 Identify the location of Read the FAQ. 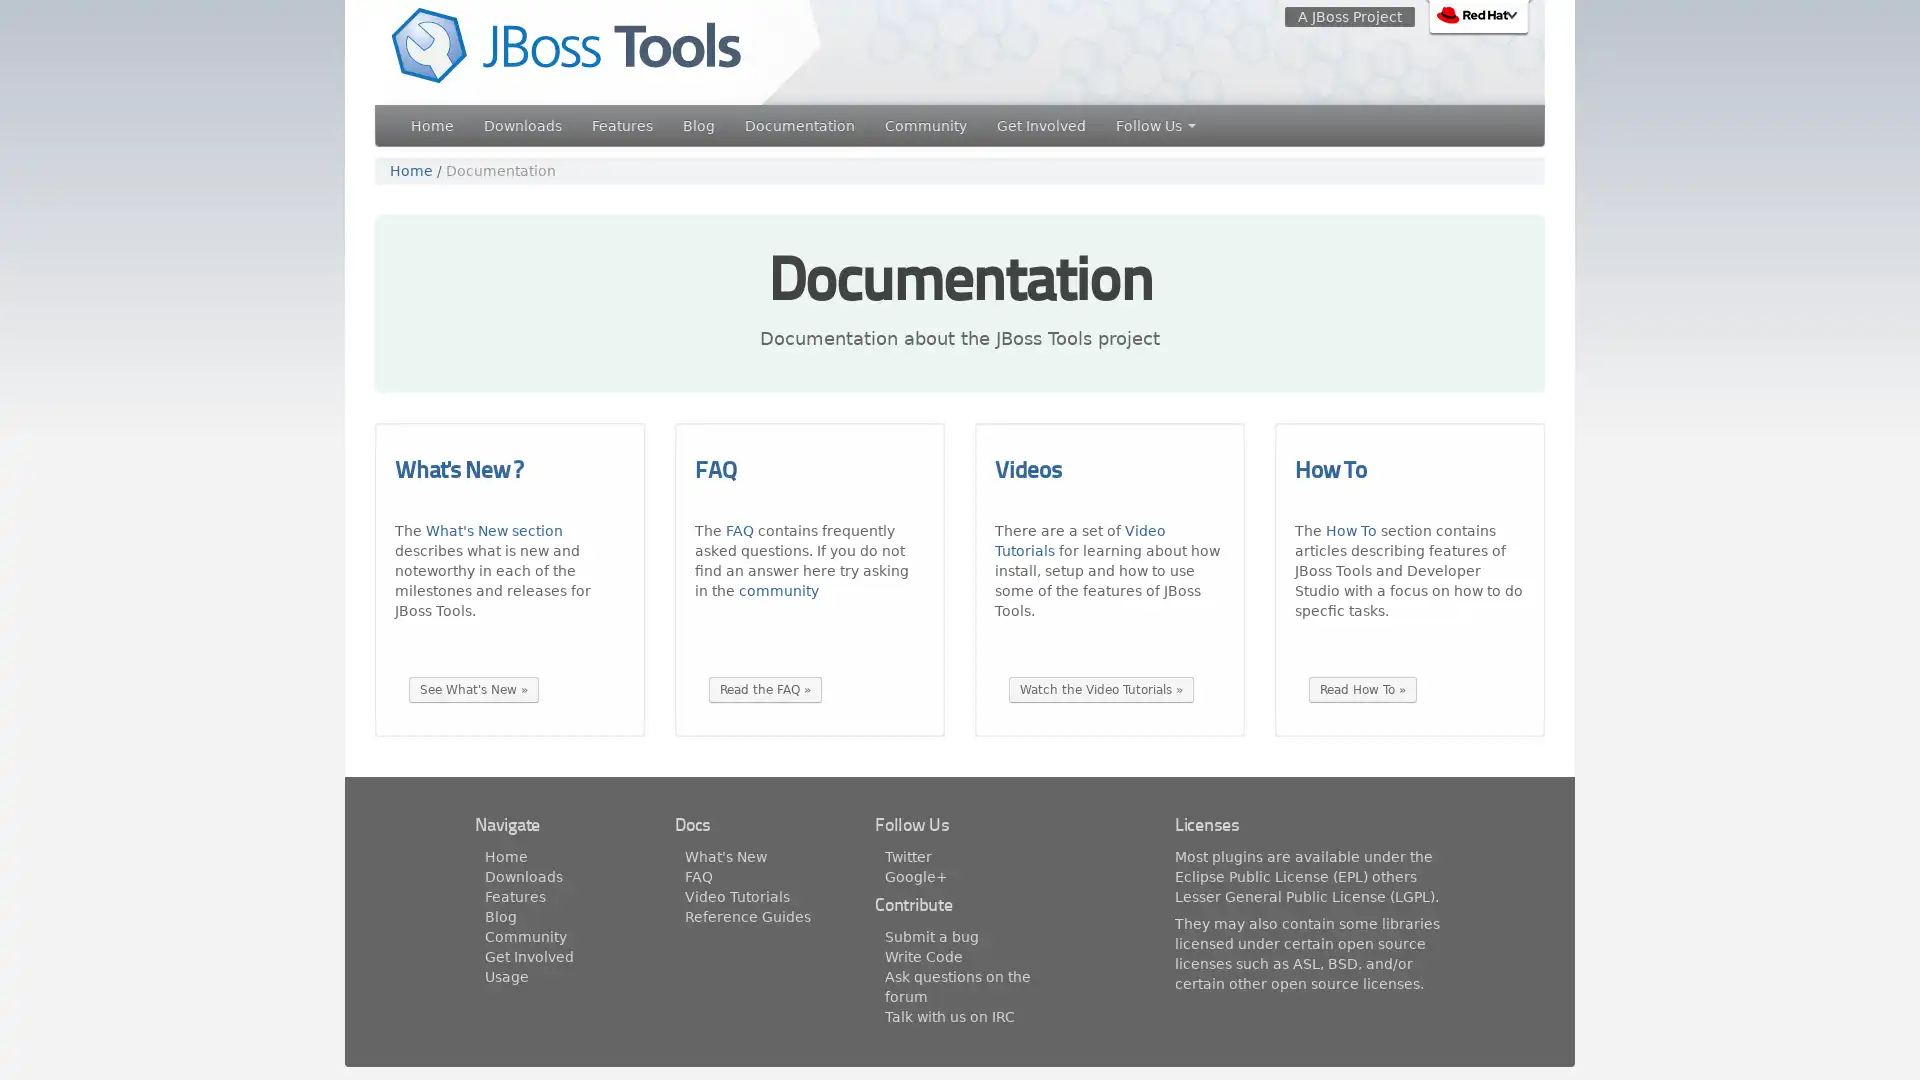
(764, 689).